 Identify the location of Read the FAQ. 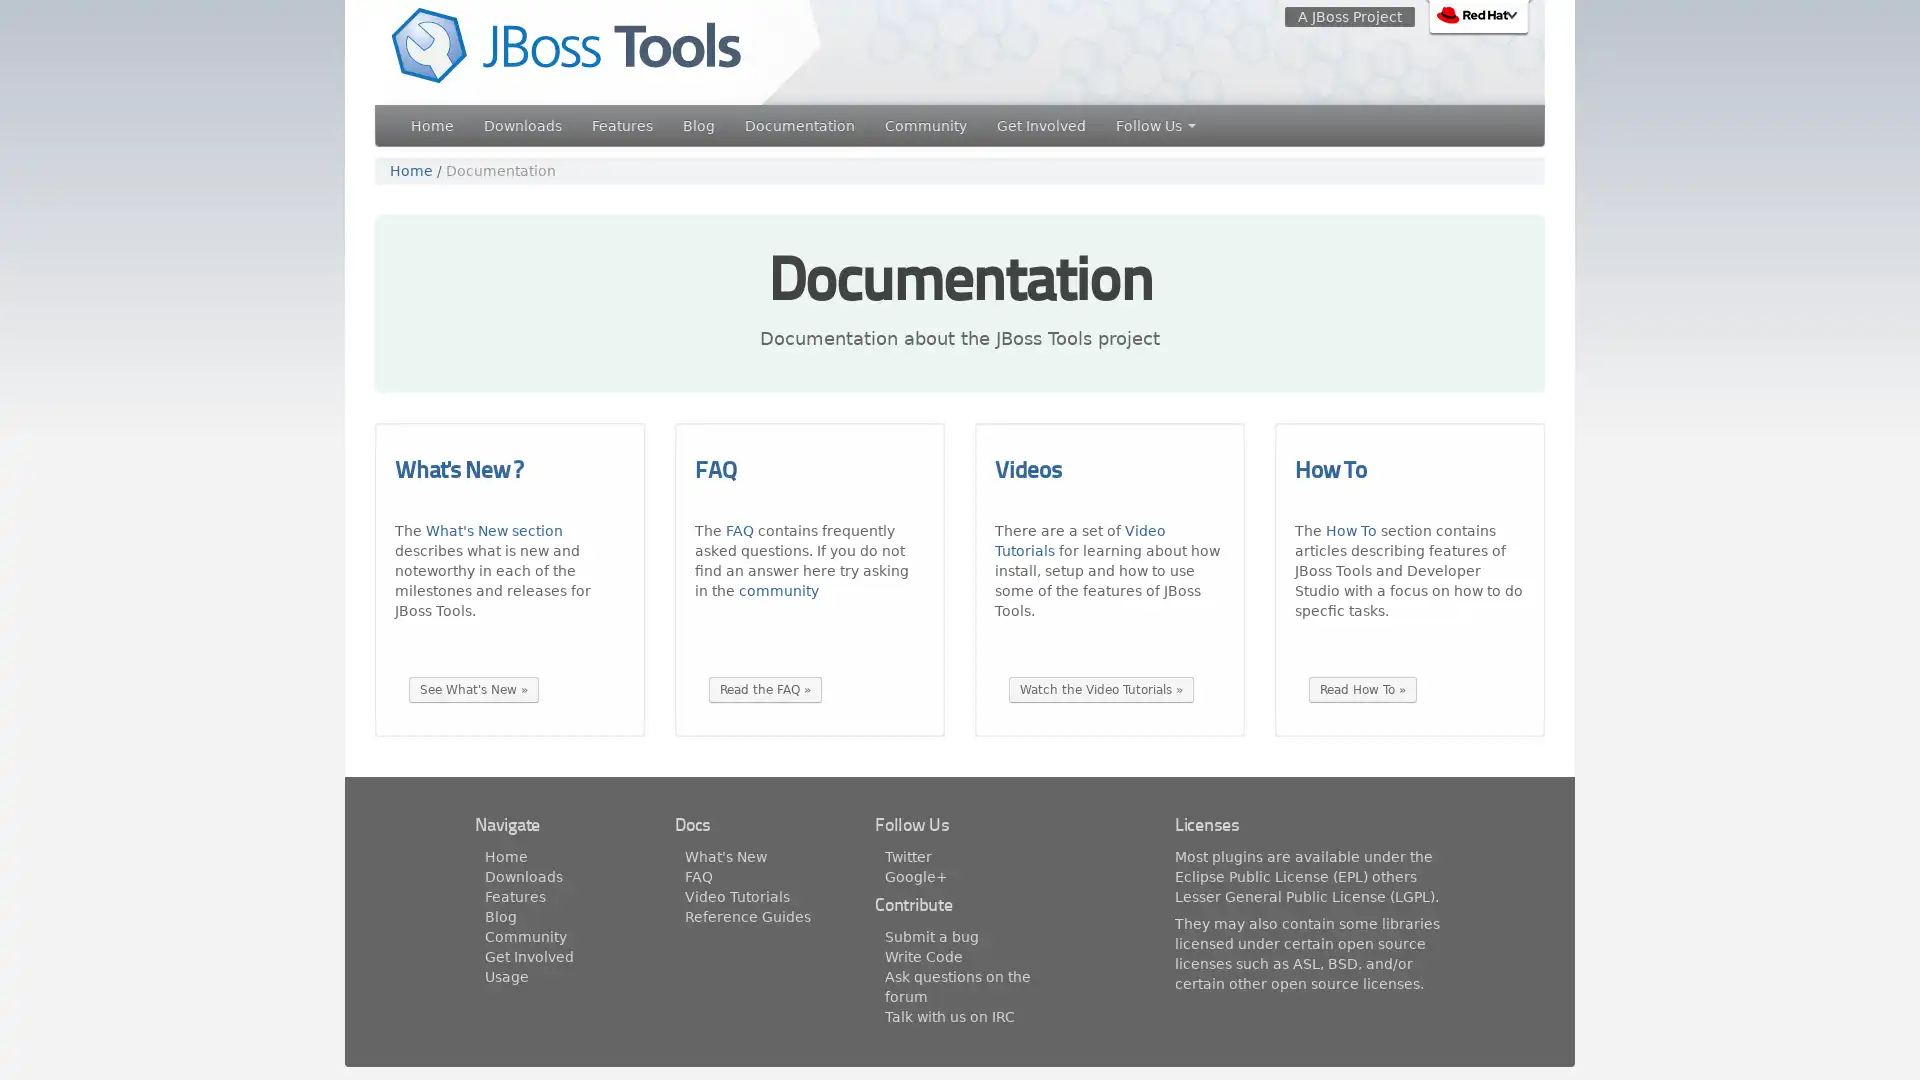
(764, 689).